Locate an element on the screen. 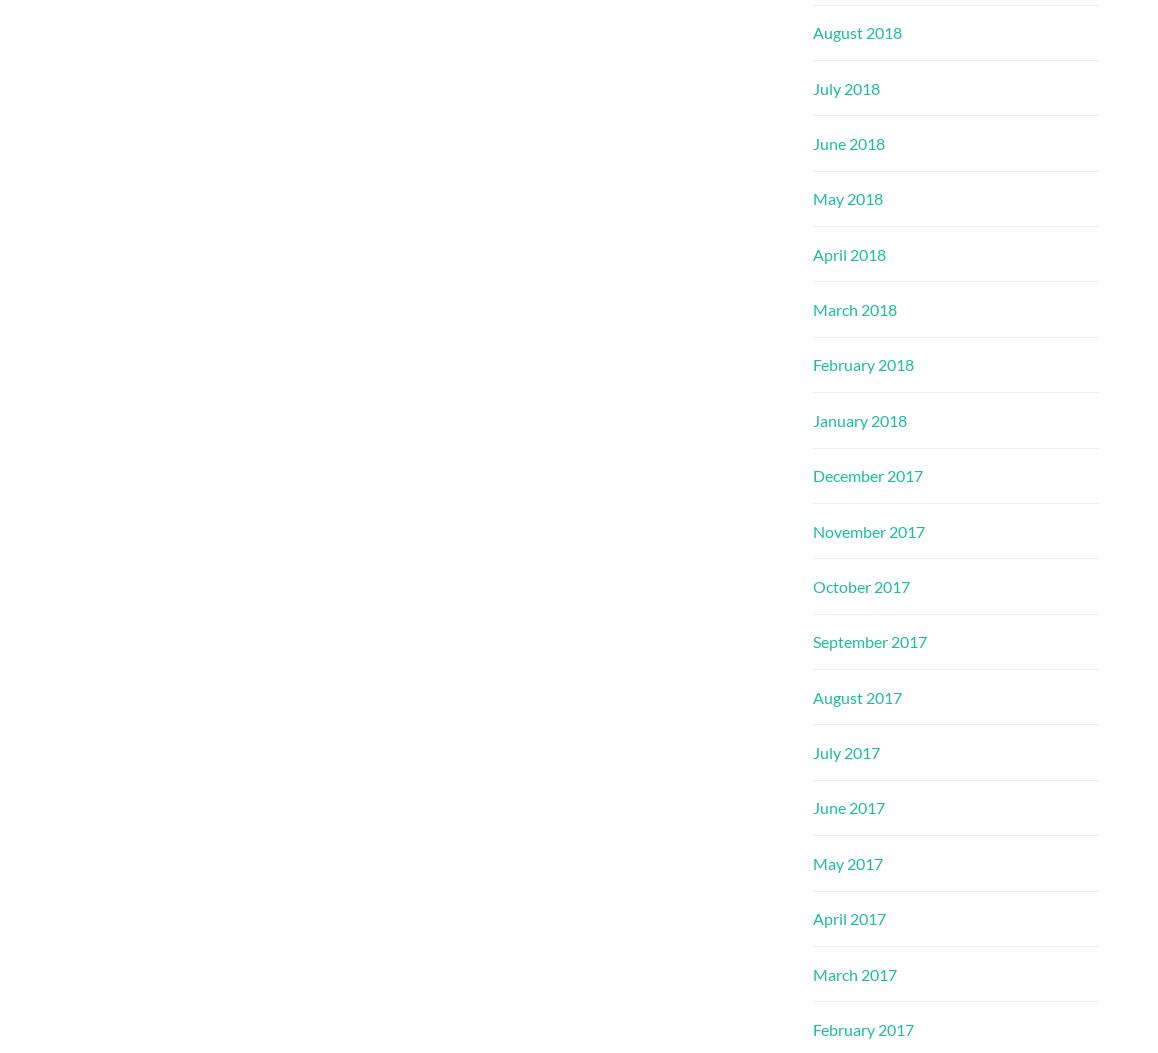  'February 2017' is located at coordinates (862, 1027).